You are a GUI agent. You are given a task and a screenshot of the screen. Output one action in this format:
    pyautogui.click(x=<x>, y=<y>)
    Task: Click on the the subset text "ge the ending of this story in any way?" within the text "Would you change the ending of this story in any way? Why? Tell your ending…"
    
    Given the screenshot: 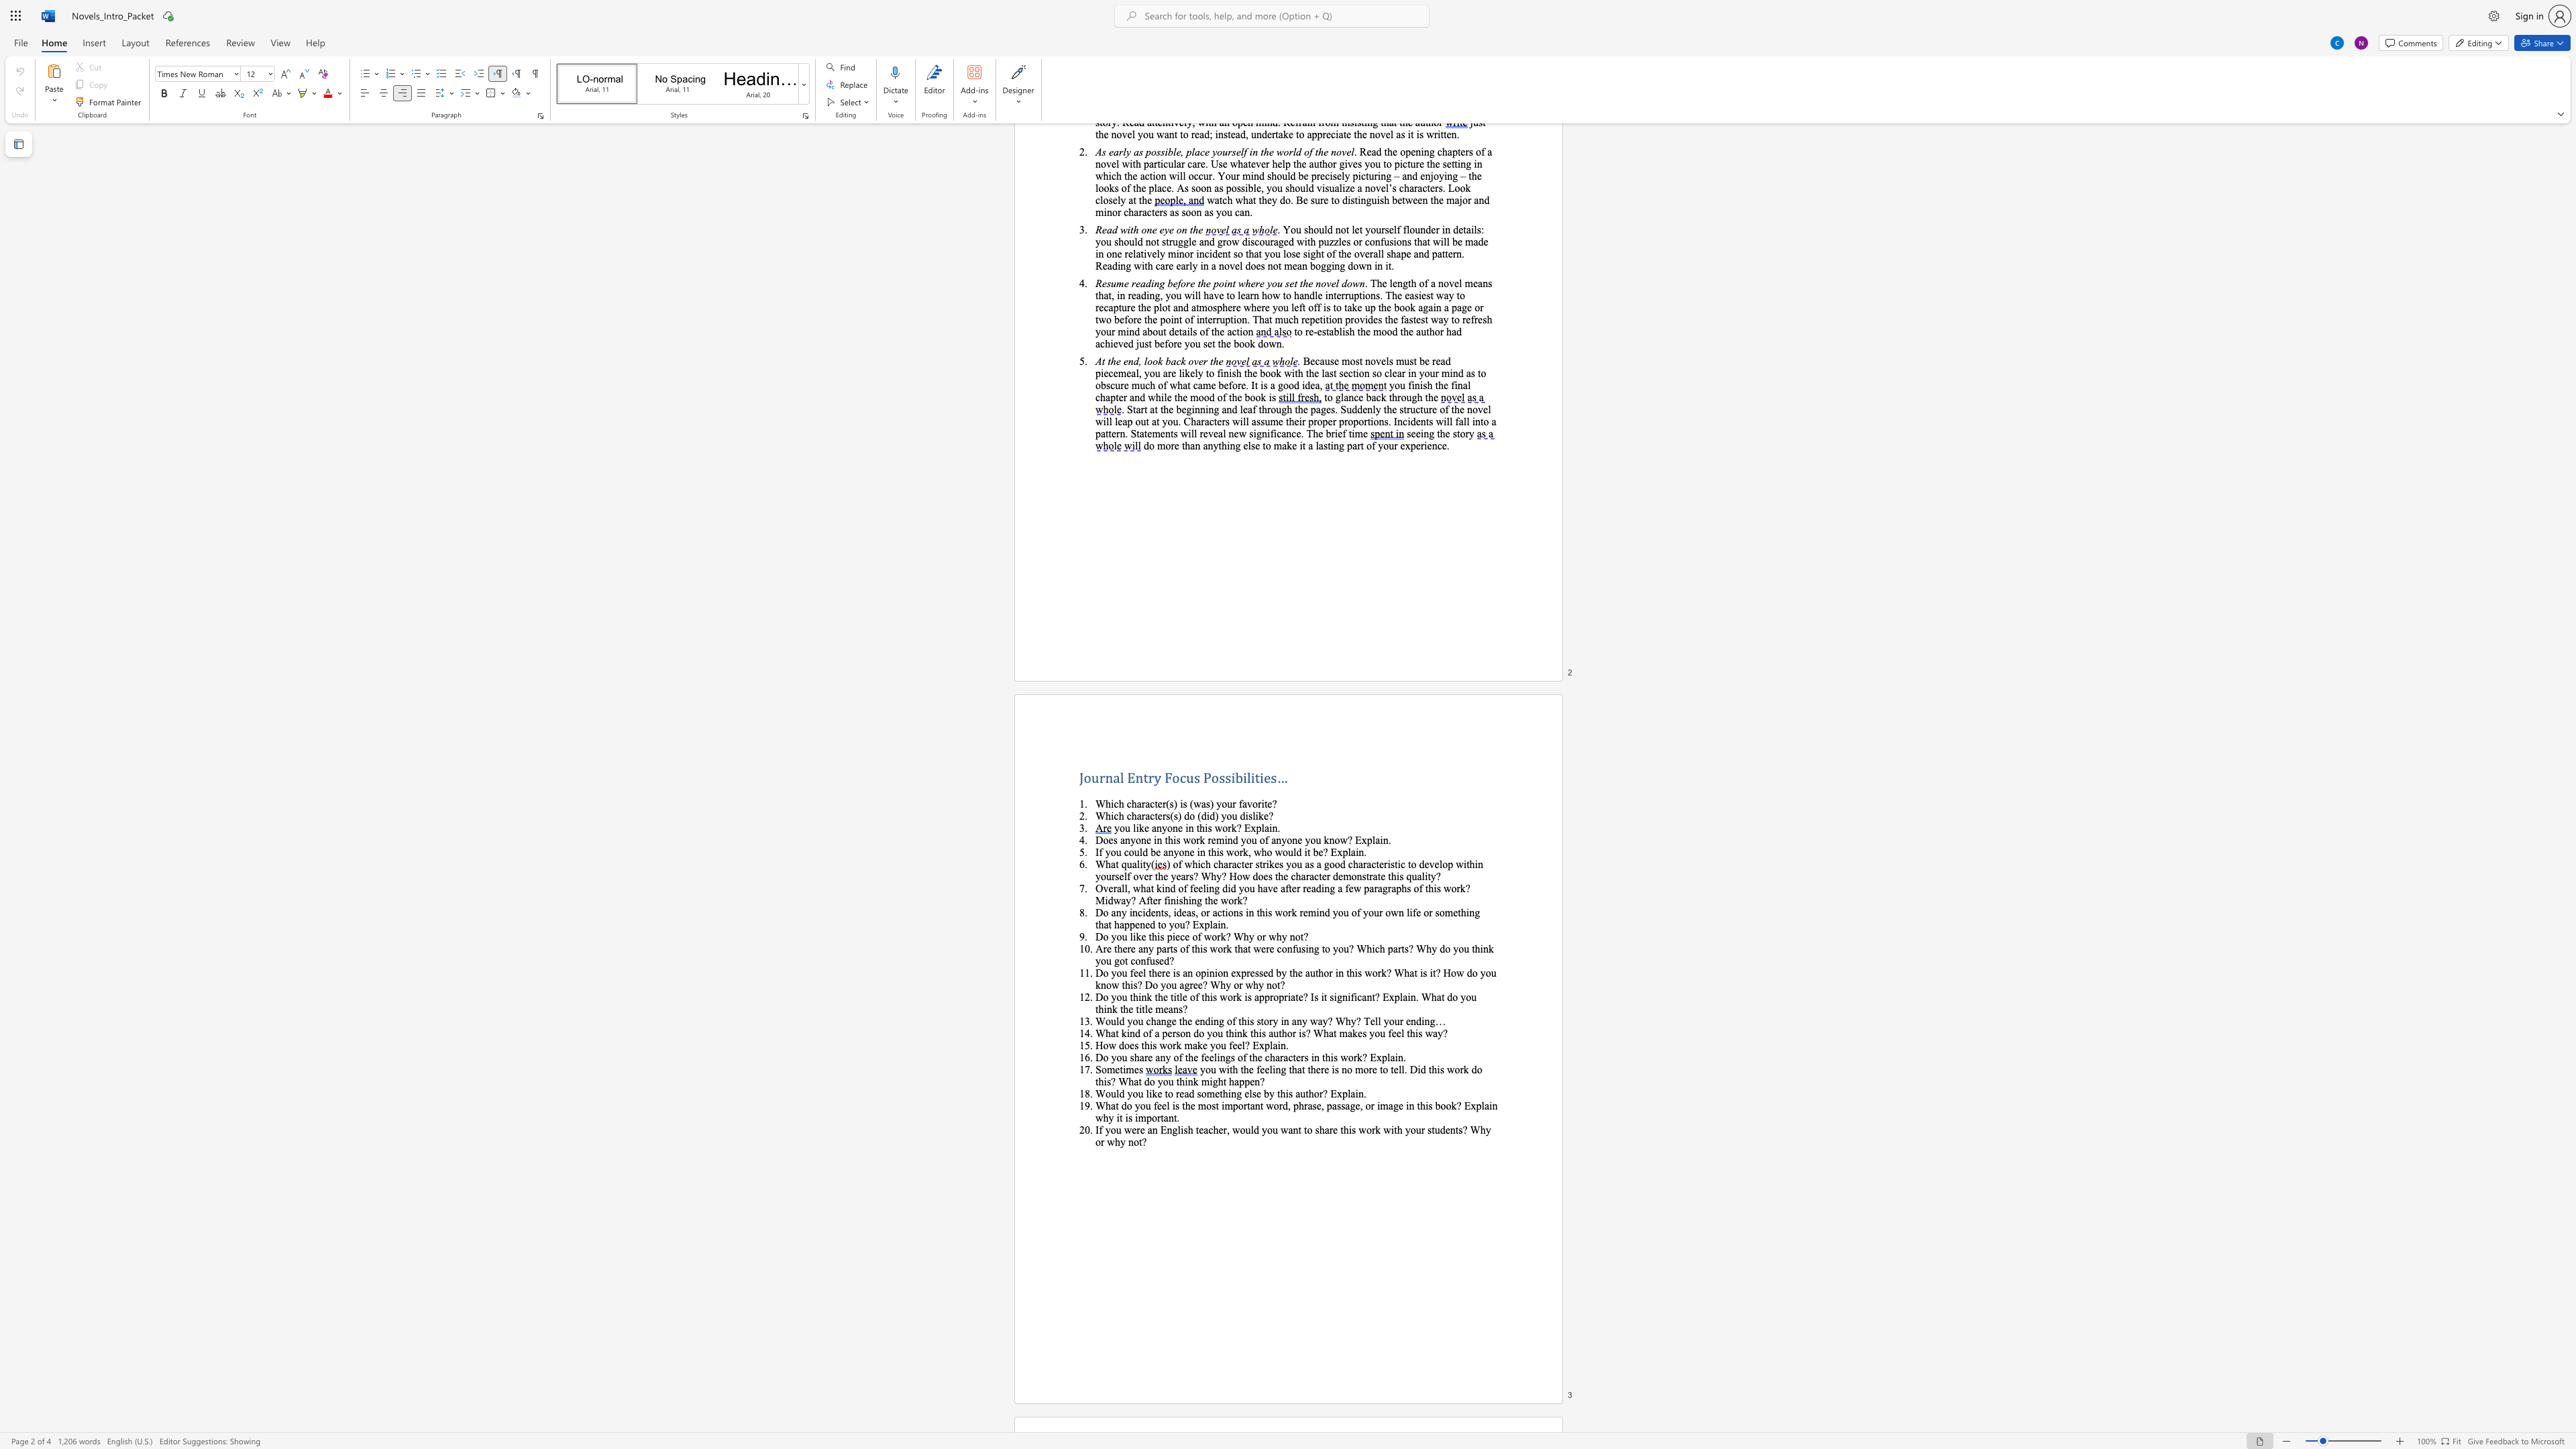 What is the action you would take?
    pyautogui.click(x=1165, y=1020)
    